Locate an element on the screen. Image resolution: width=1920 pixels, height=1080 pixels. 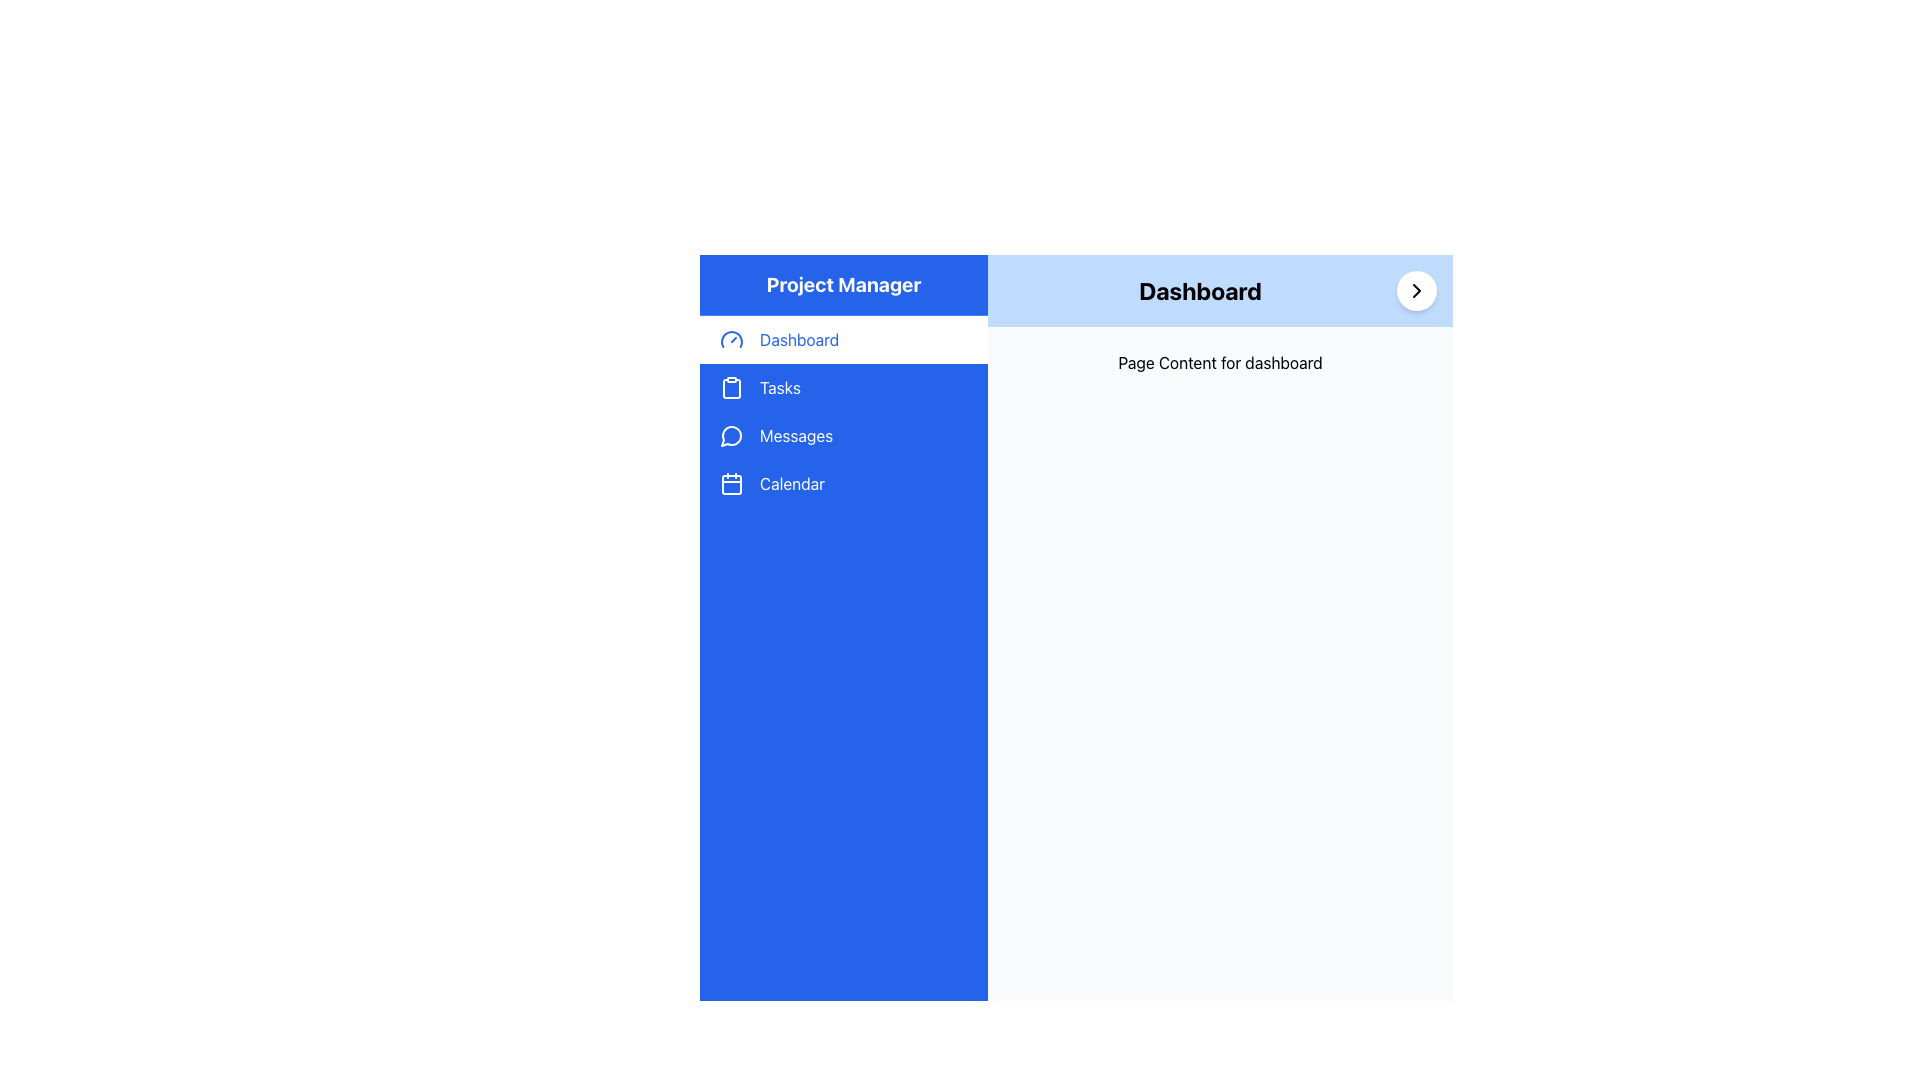
the 'Calendar' button located in the sidebar, which is the fourth menu item below 'Messages' is located at coordinates (844, 483).